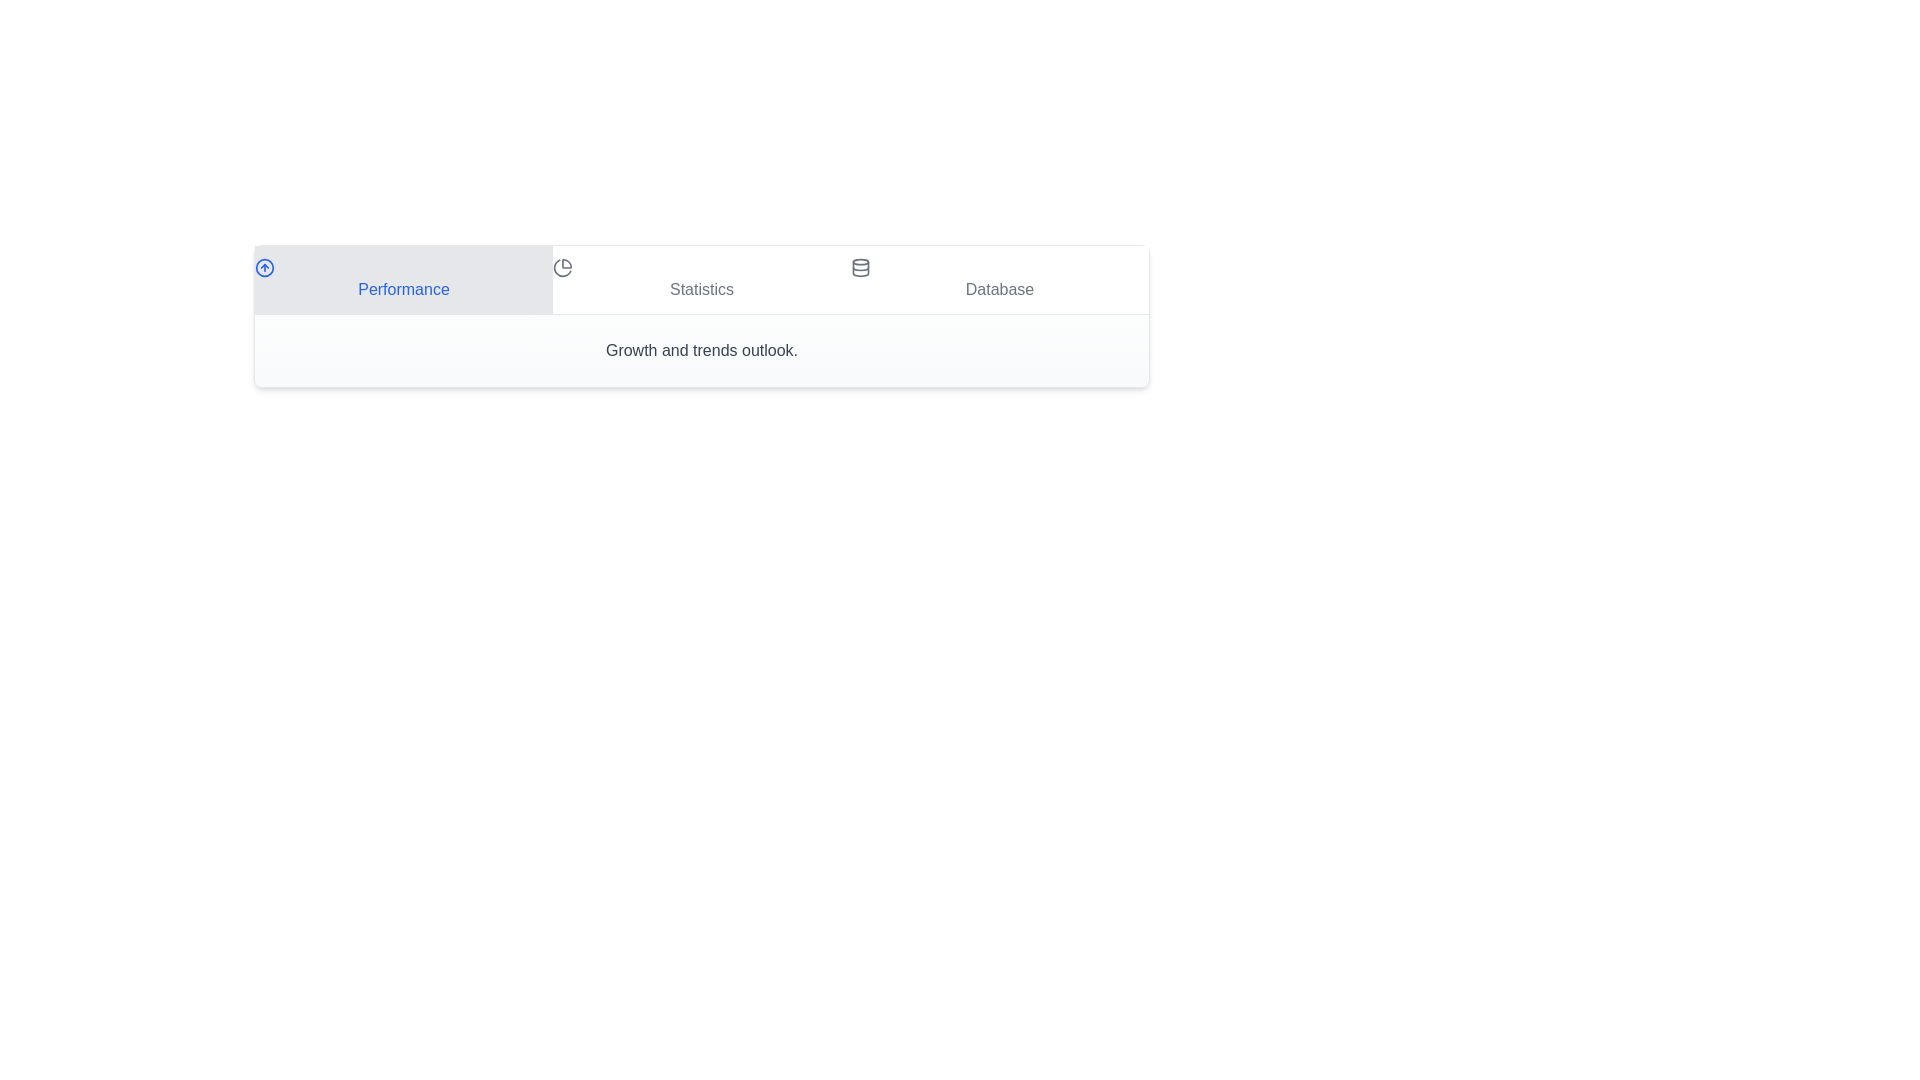  What do you see at coordinates (402, 280) in the screenshot?
I see `the Performance tab by clicking on it` at bounding box center [402, 280].